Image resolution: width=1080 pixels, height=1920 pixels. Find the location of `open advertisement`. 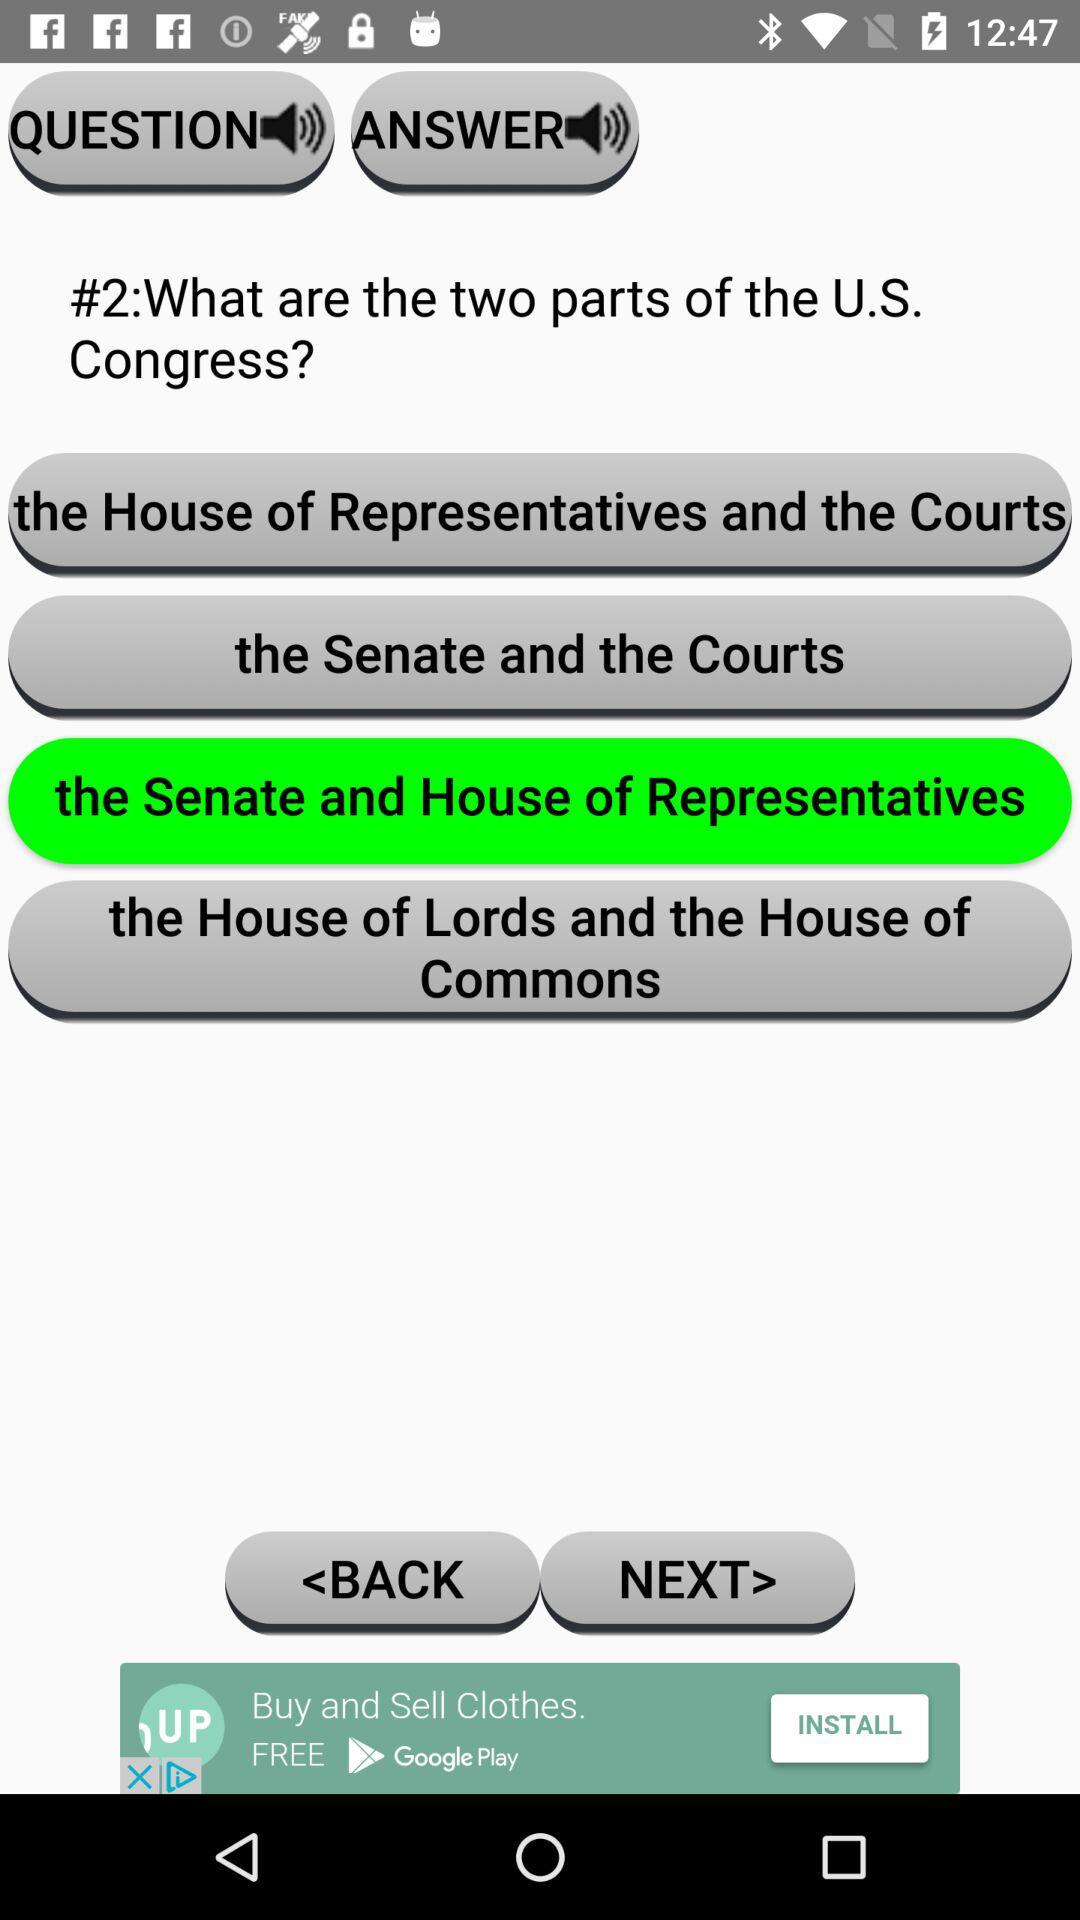

open advertisement is located at coordinates (540, 1727).